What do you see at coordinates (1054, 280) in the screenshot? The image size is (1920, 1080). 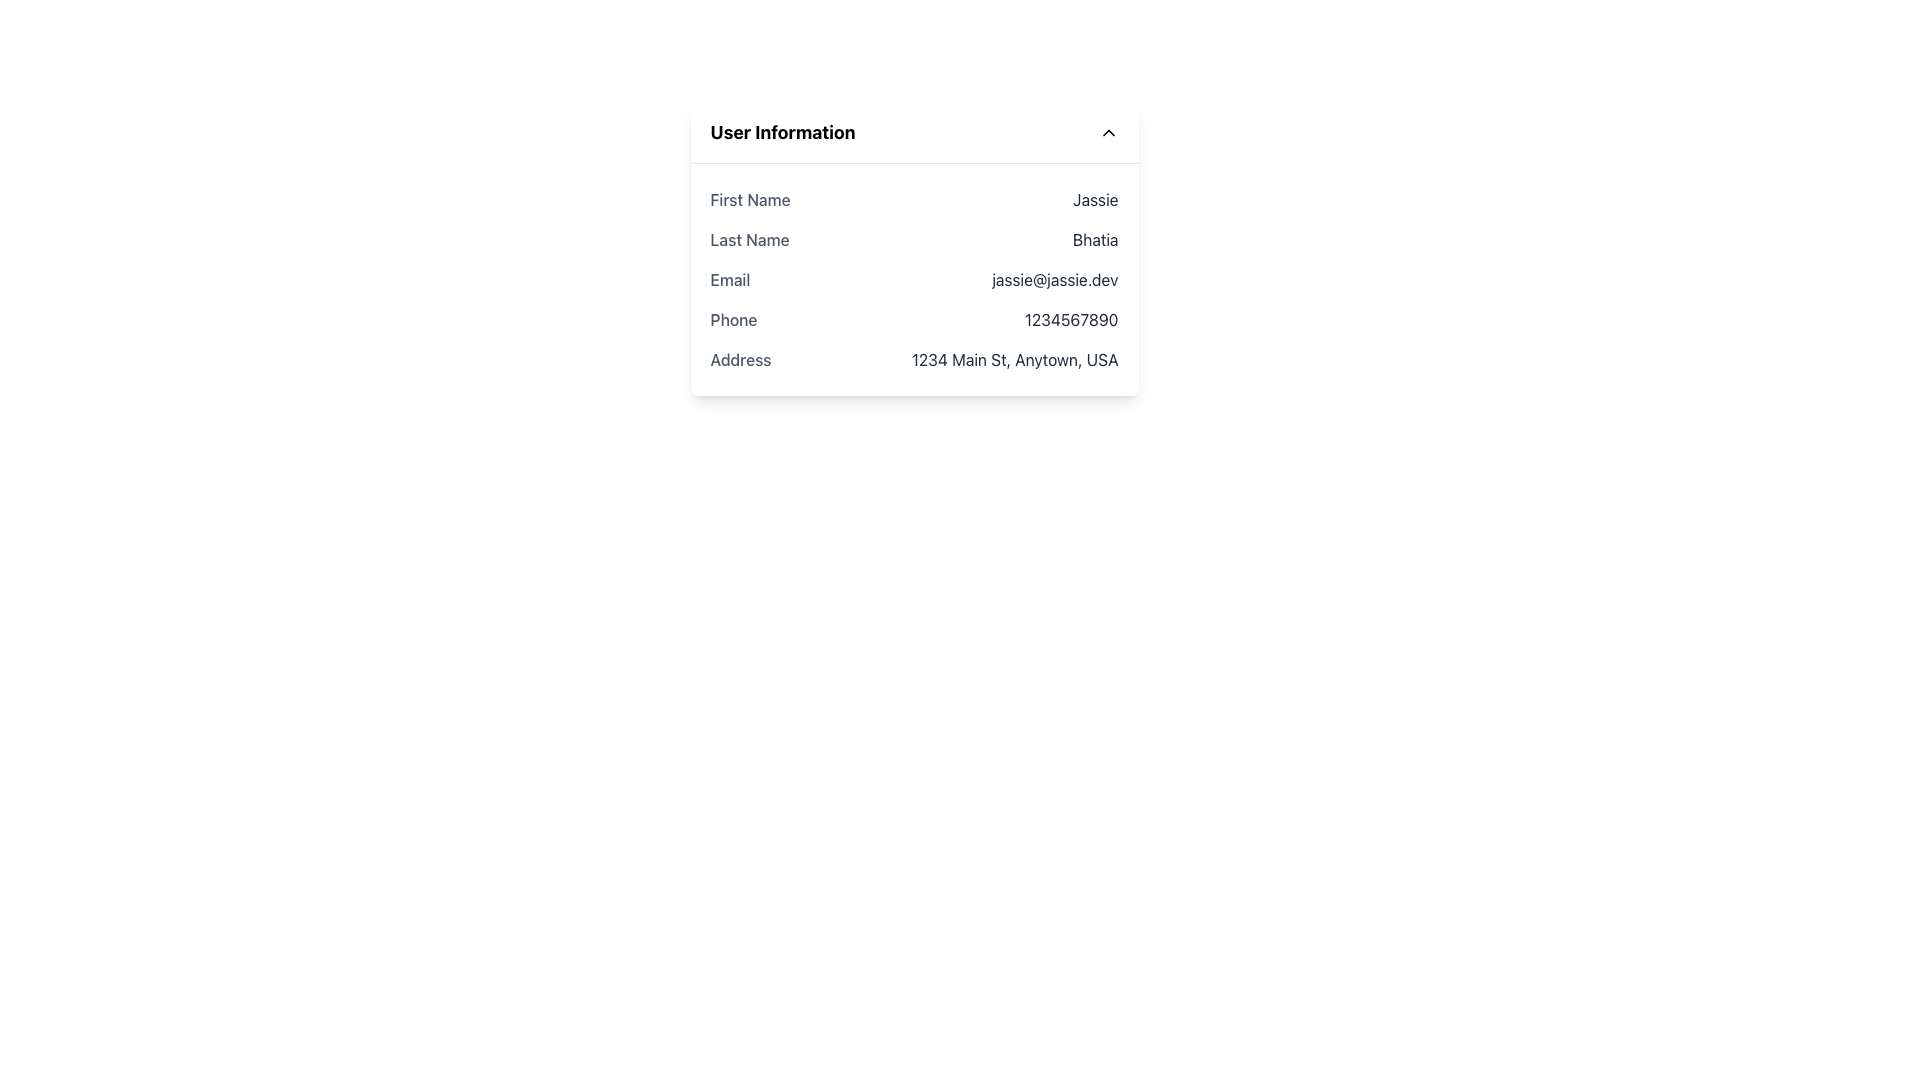 I see `the static text label displaying the user's email address, which is located in the fourth row of the User Information section` at bounding box center [1054, 280].